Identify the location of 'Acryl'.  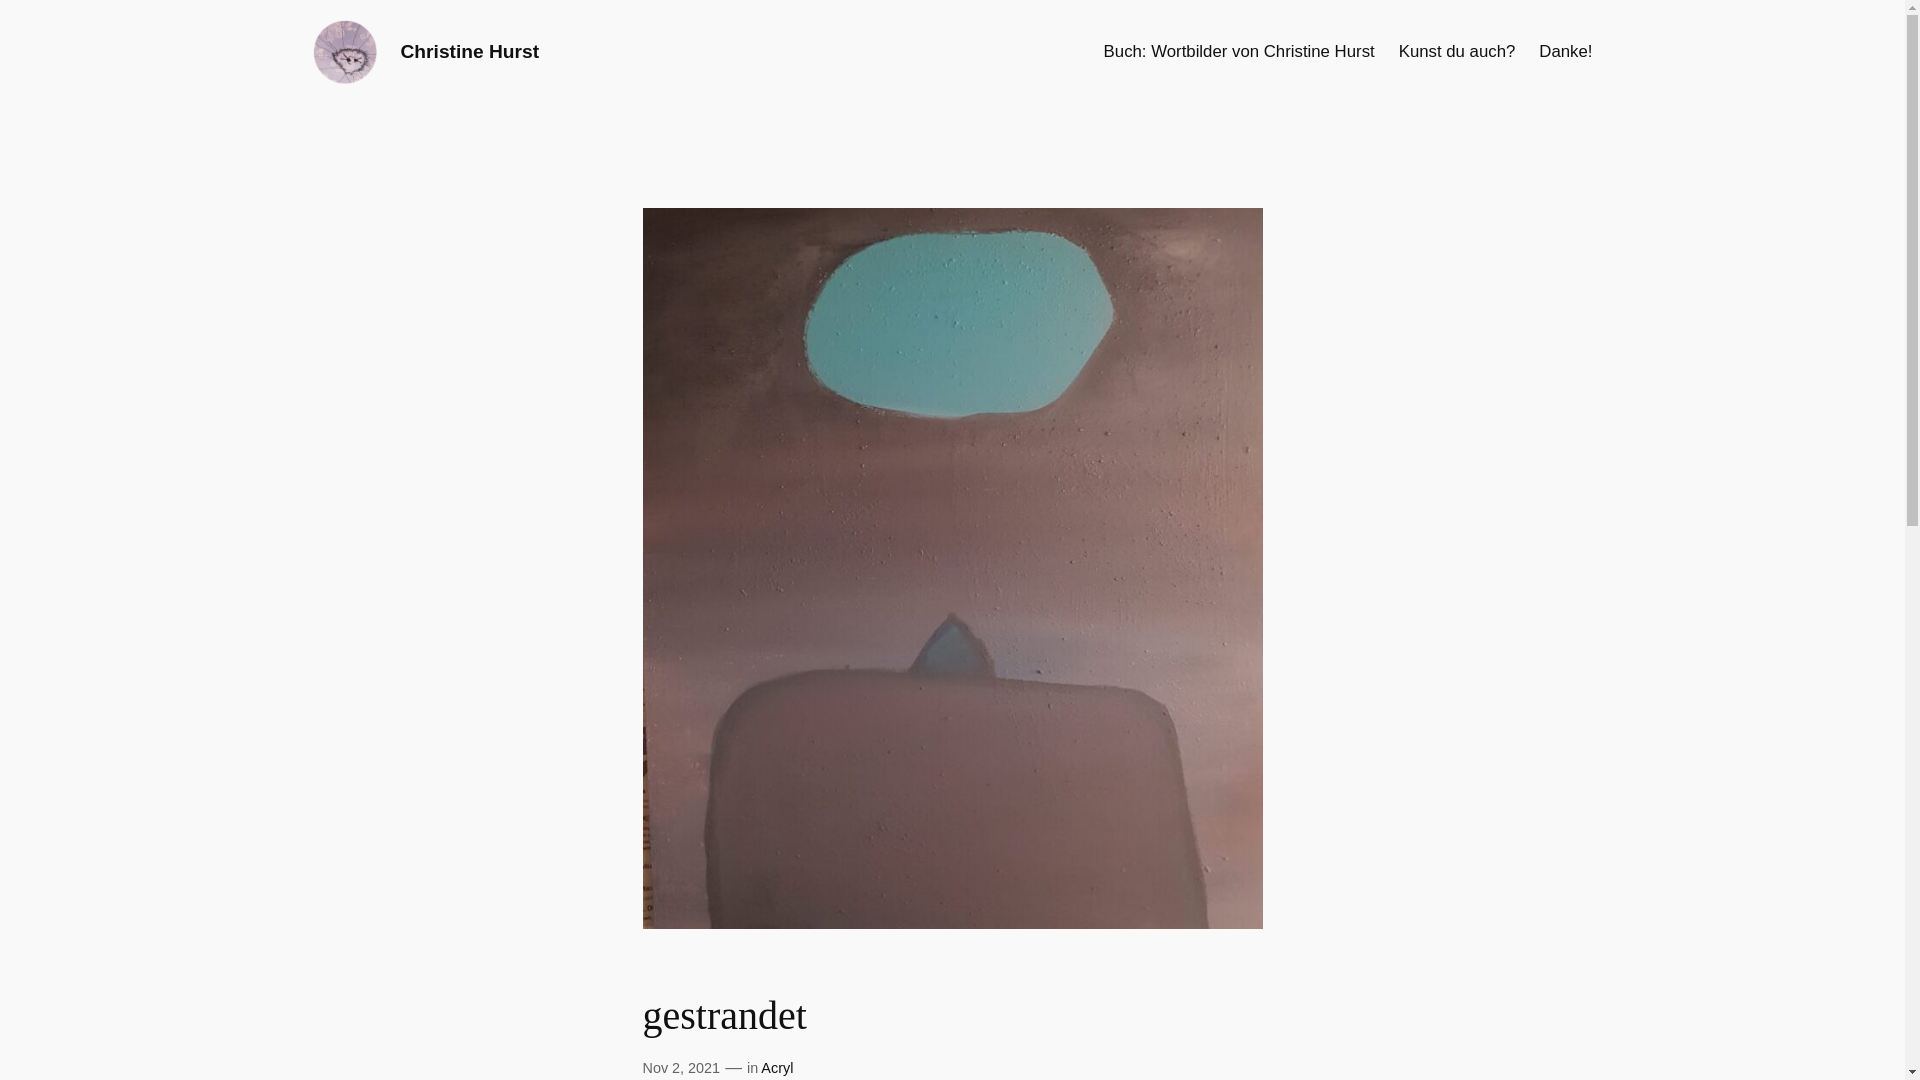
(776, 1067).